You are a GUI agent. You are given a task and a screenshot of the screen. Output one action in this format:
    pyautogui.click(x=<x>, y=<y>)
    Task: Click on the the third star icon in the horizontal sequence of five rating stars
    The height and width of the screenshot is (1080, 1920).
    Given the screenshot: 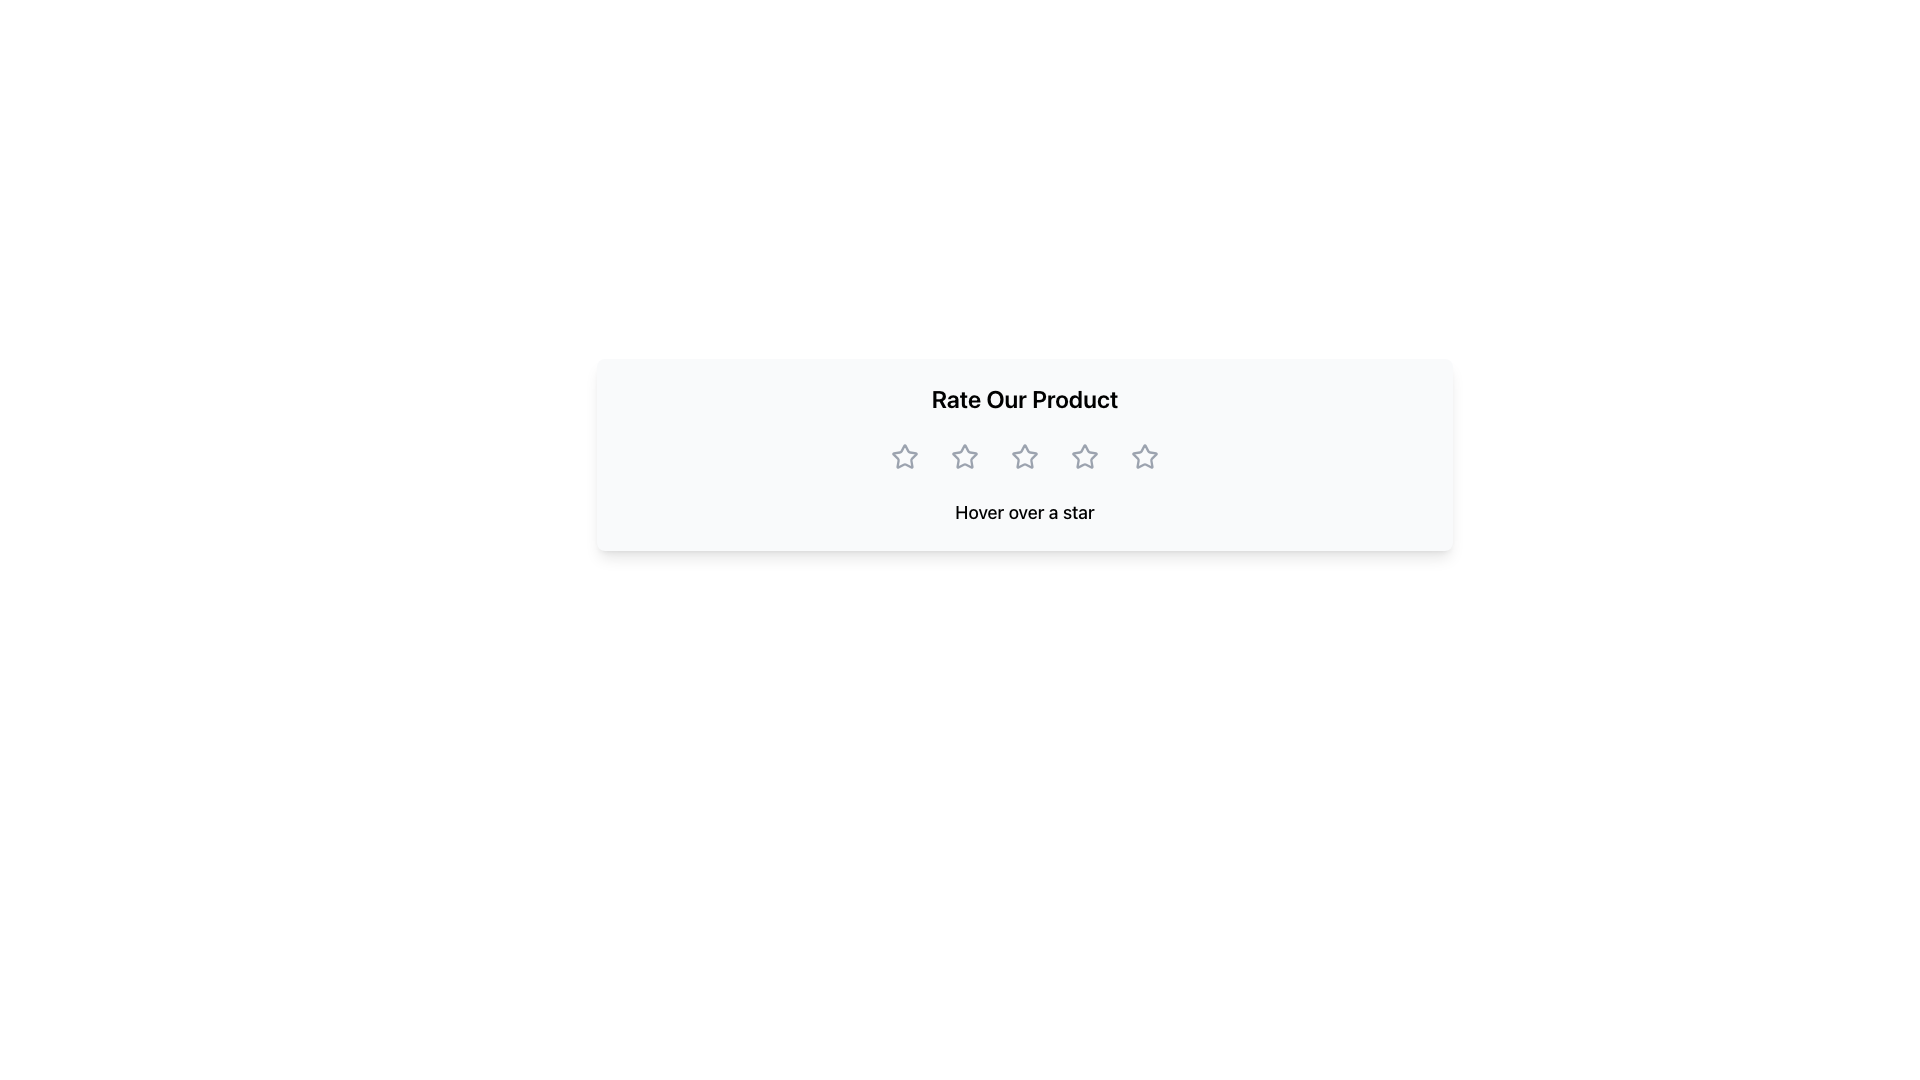 What is the action you would take?
    pyautogui.click(x=1025, y=456)
    